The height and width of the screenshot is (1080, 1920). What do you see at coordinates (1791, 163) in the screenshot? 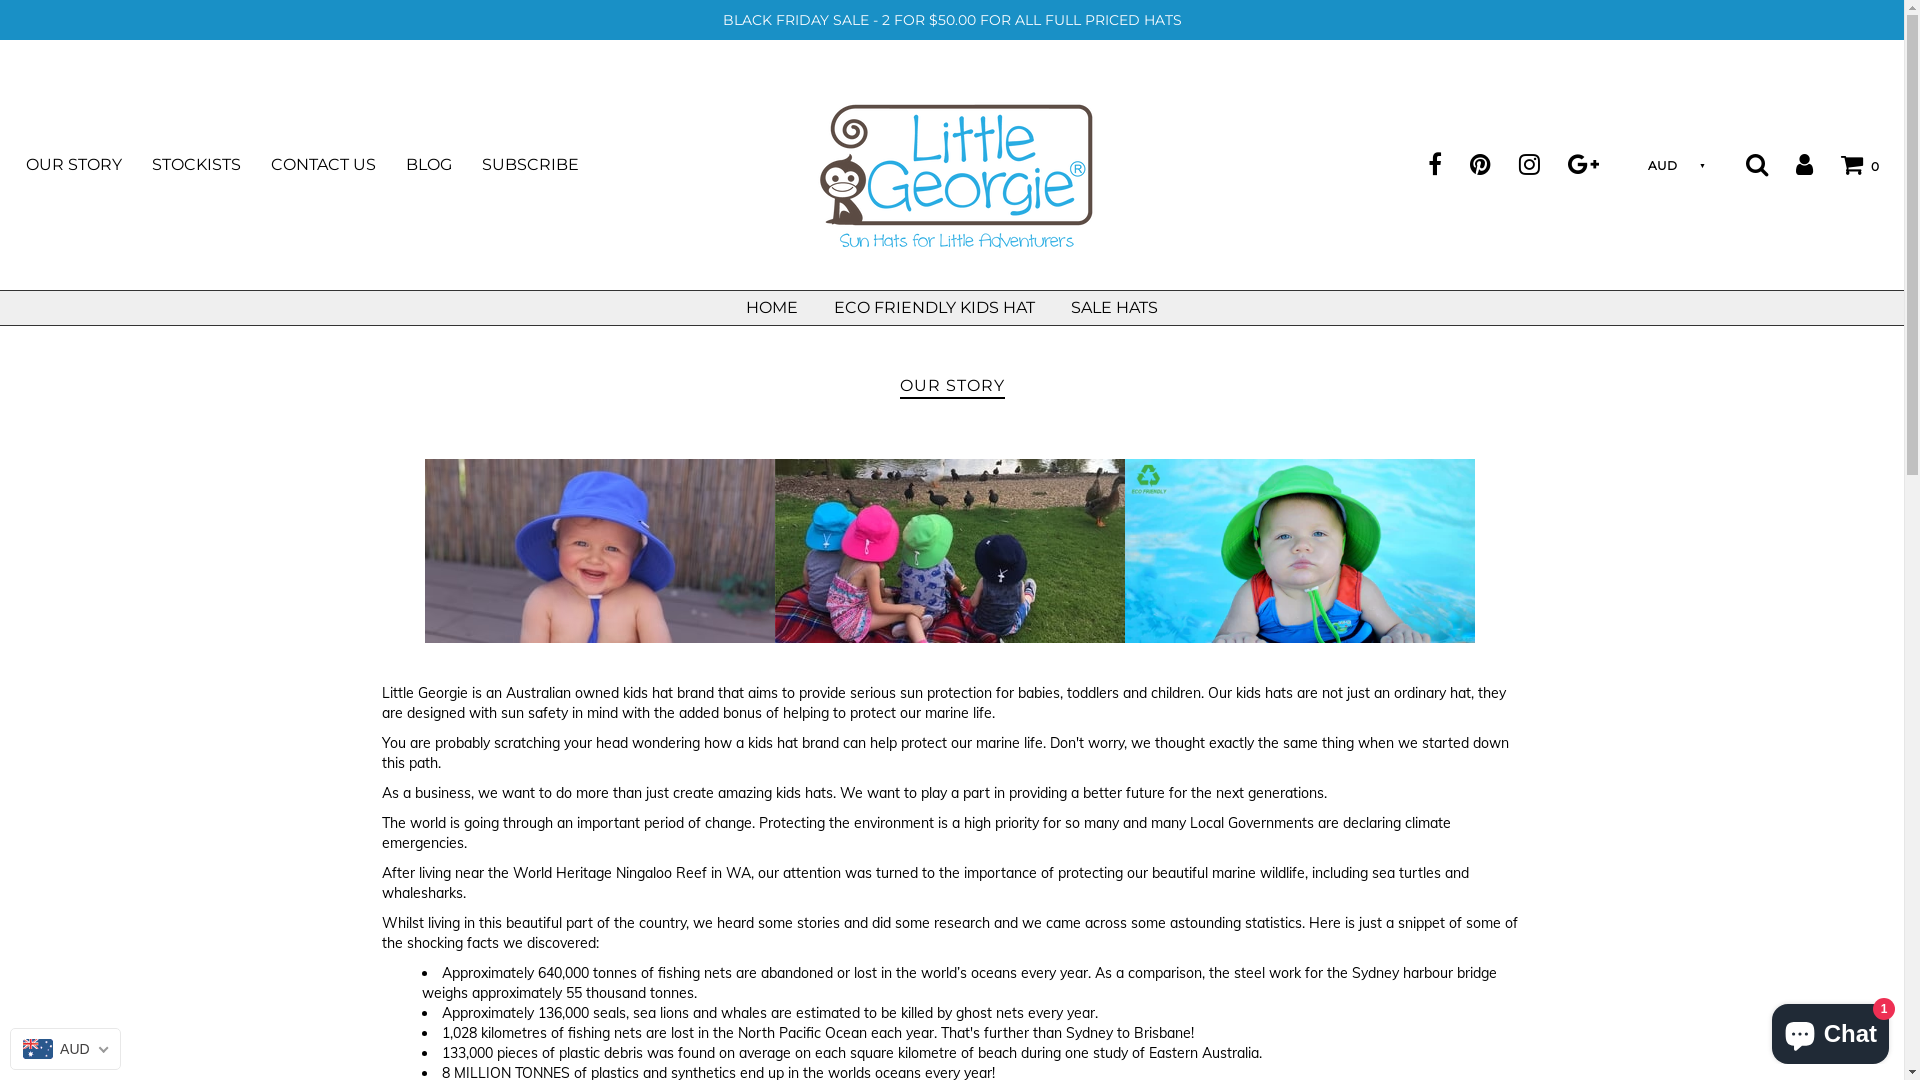
I see `'Log in'` at bounding box center [1791, 163].